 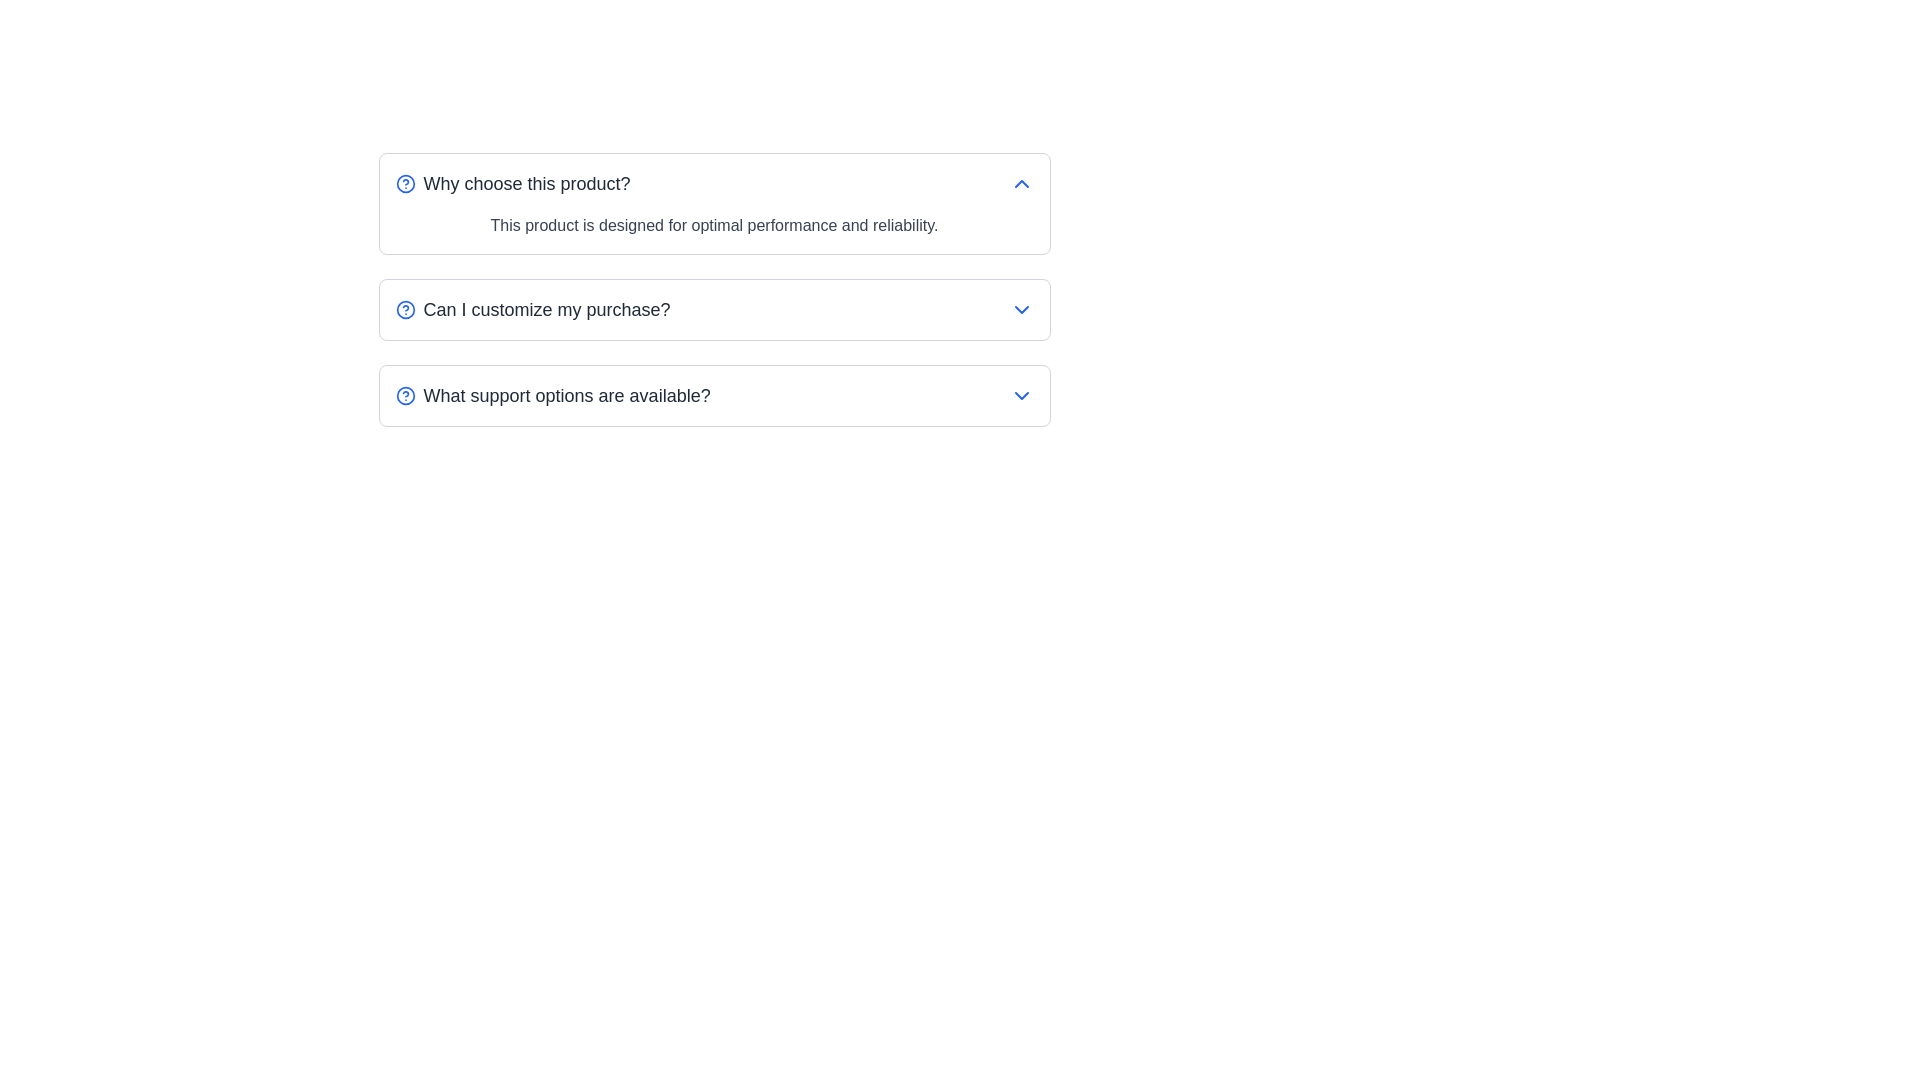 I want to click on the decorative circular graphic element of the help icon located next to the 'What support options are available?' question, so click(x=404, y=396).